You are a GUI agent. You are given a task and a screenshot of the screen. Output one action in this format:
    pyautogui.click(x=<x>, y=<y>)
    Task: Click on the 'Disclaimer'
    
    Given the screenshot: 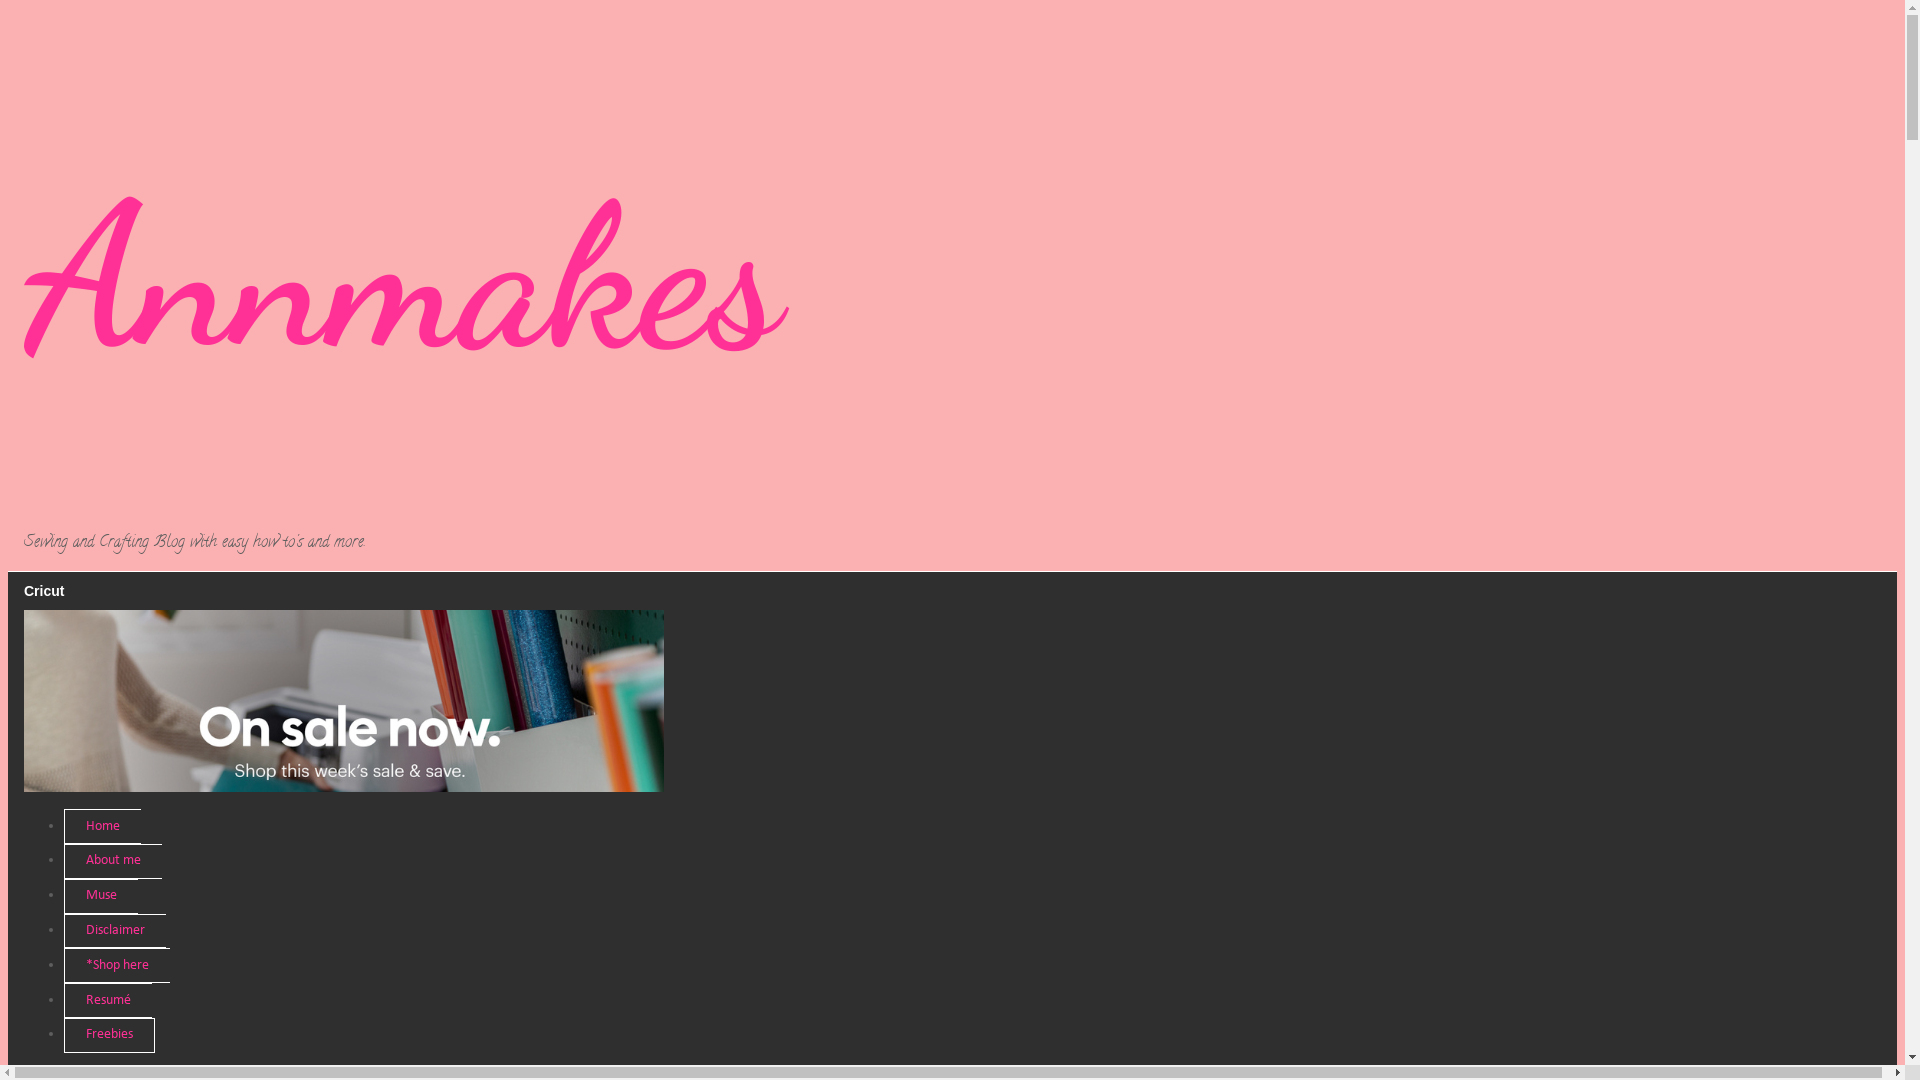 What is the action you would take?
    pyautogui.click(x=114, y=931)
    